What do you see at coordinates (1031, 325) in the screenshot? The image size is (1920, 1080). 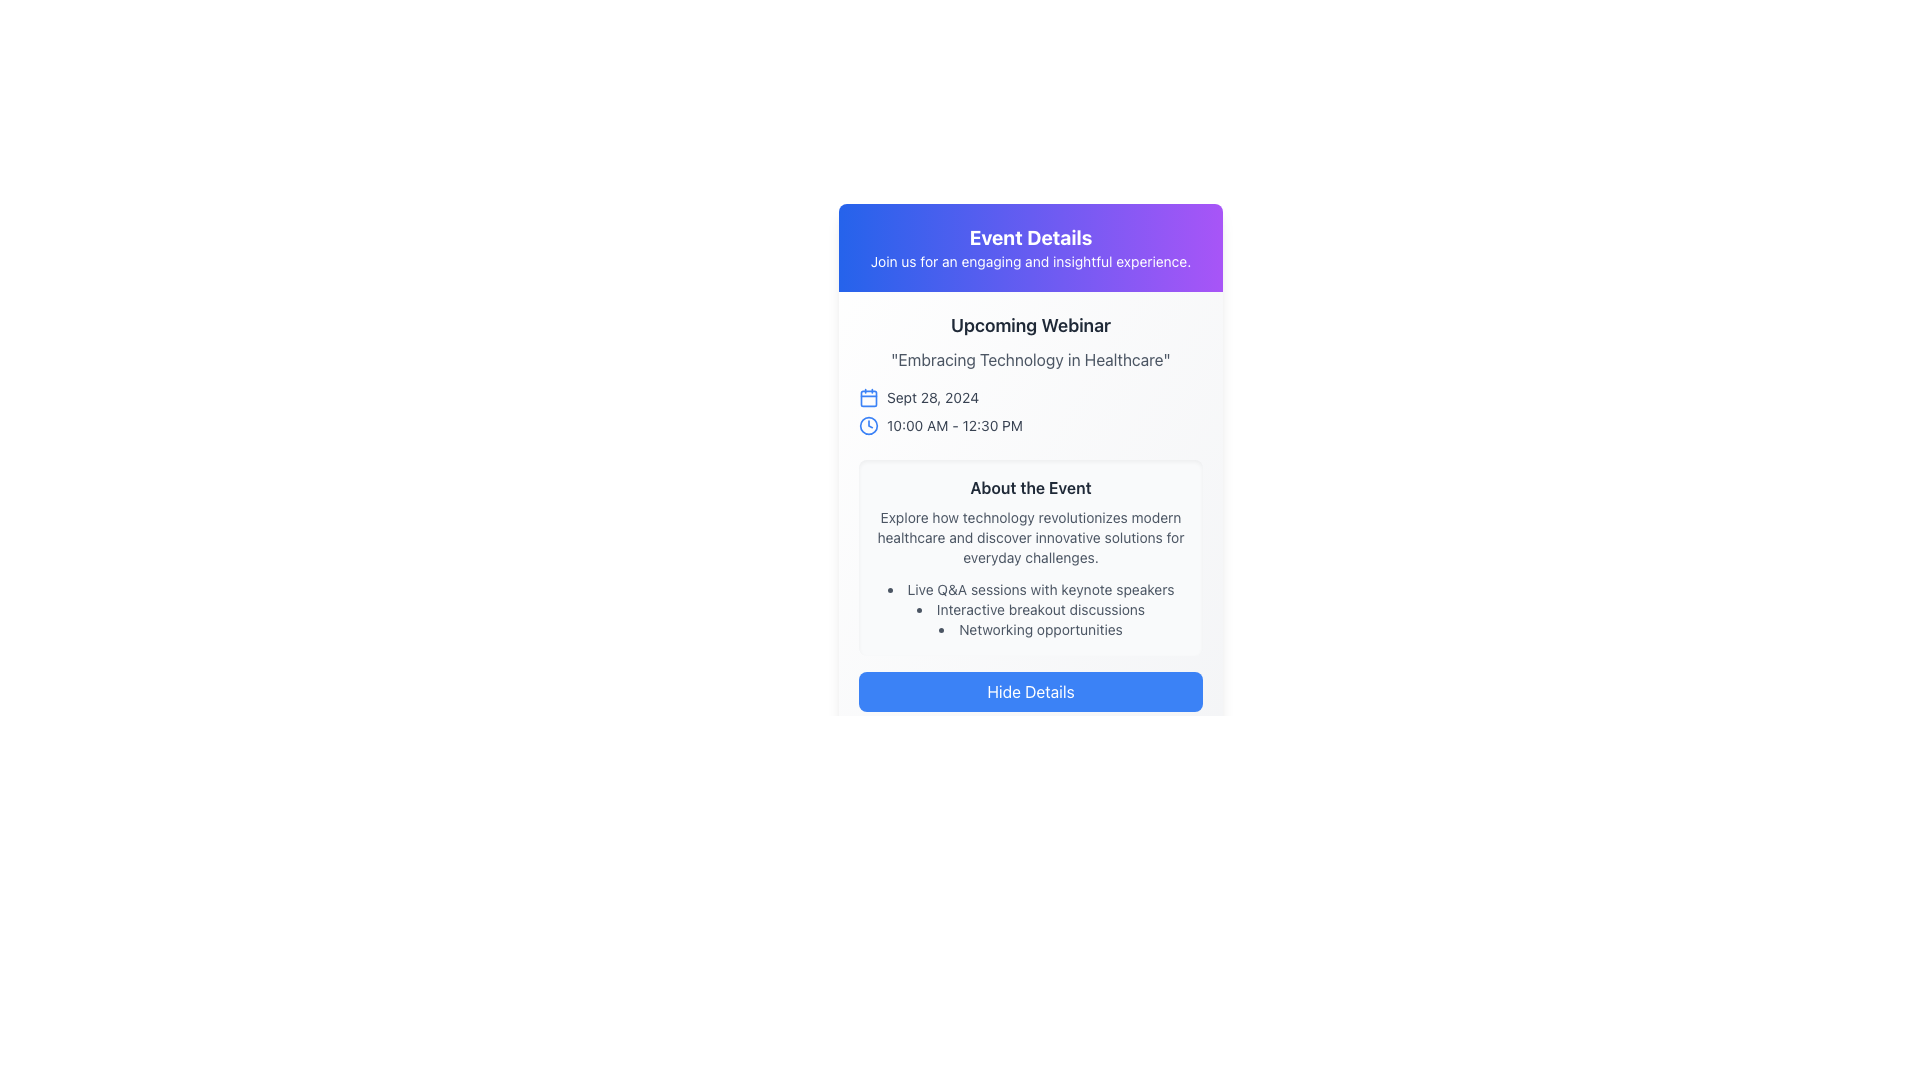 I see `the static text label 'Upcoming Webinar' which is bold and styled in a large font, located at the top of the card layout` at bounding box center [1031, 325].